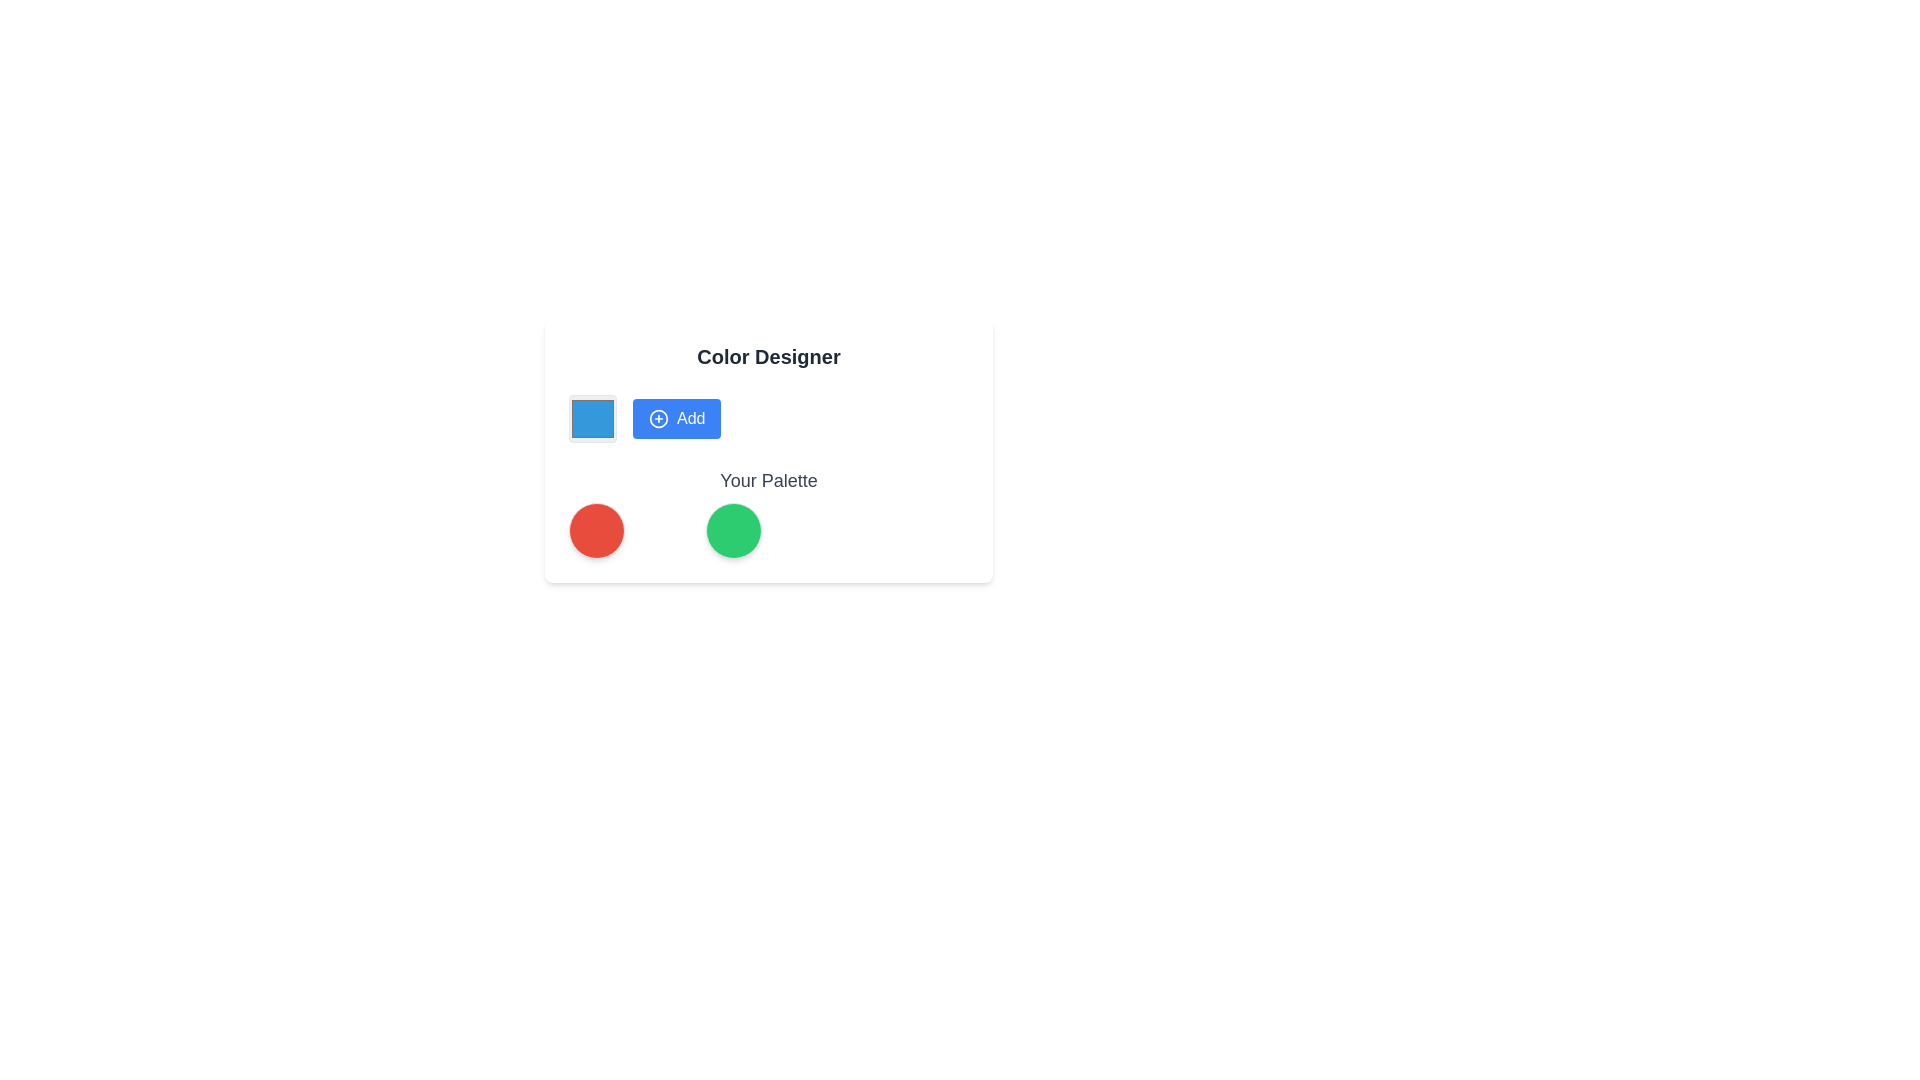 This screenshot has width=1920, height=1080. What do you see at coordinates (595, 530) in the screenshot?
I see `the red circular decorative color icon` at bounding box center [595, 530].